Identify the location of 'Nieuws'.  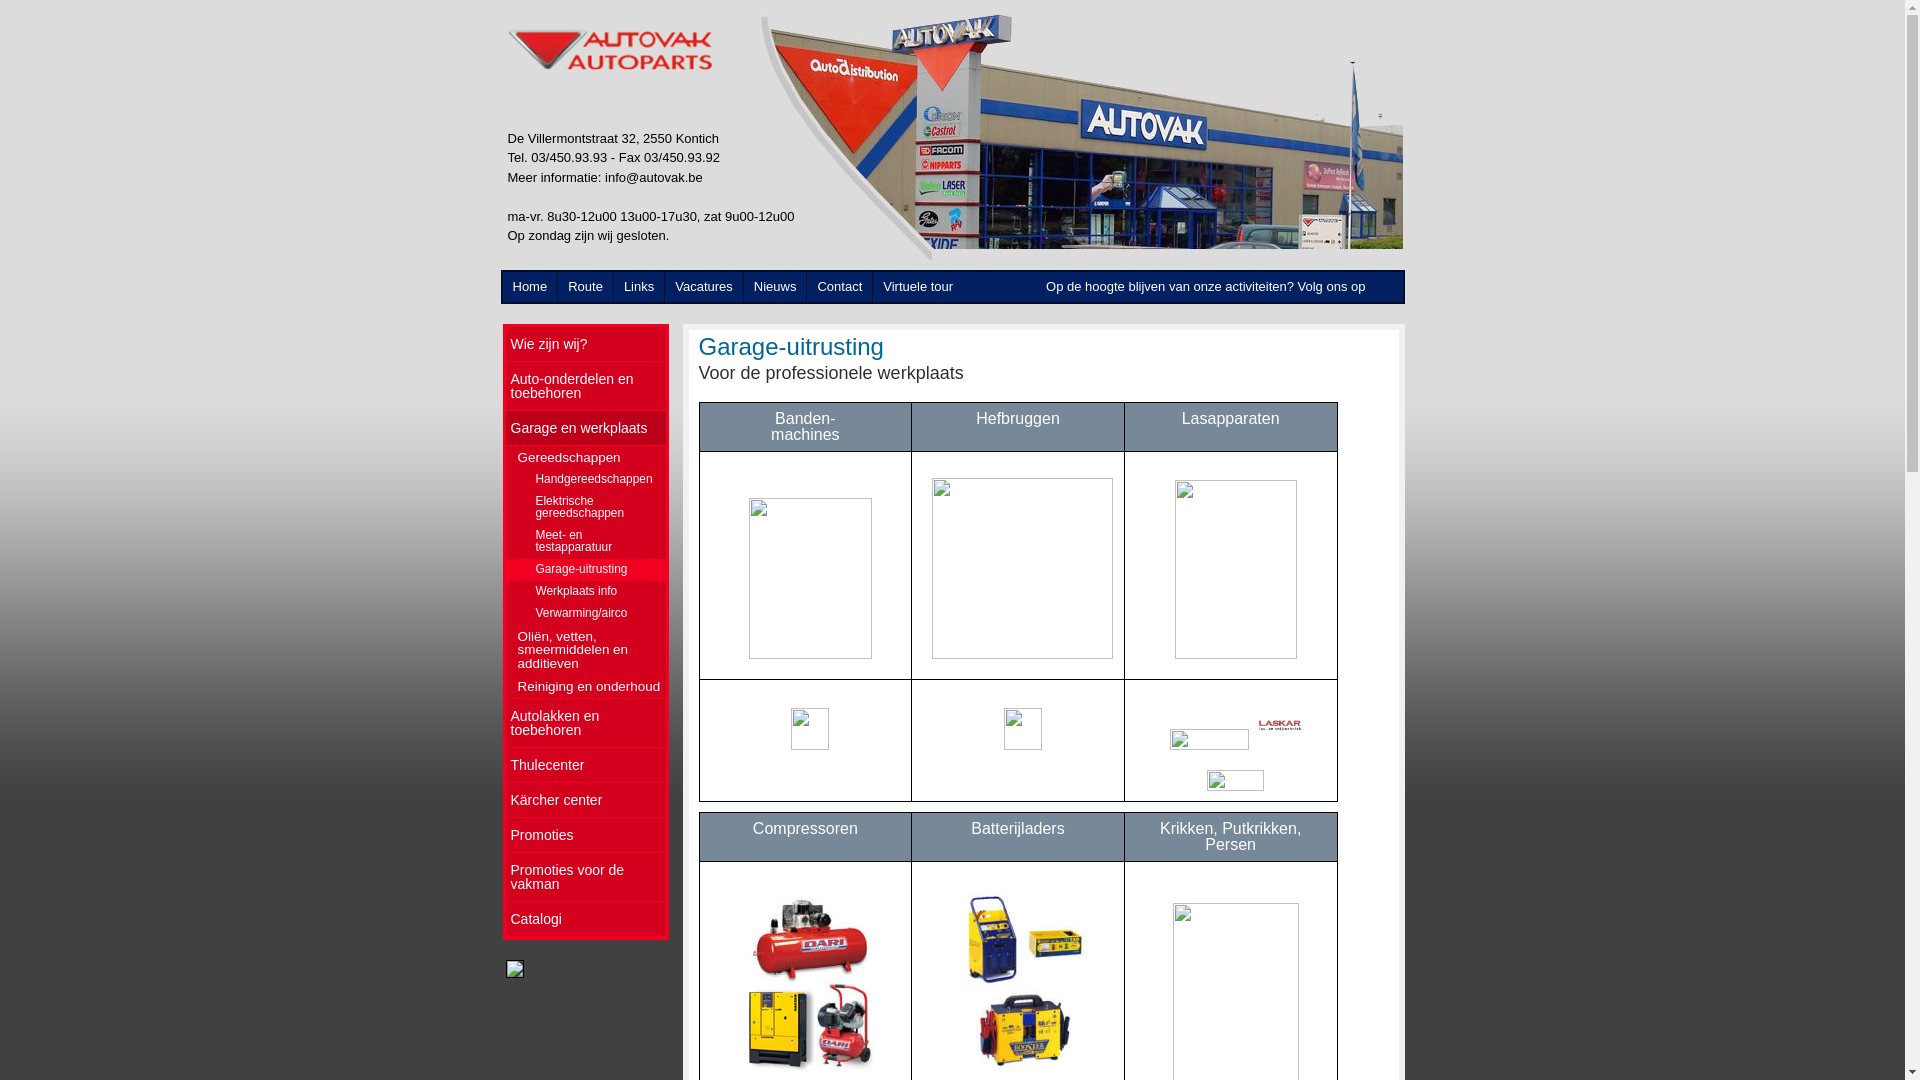
(774, 287).